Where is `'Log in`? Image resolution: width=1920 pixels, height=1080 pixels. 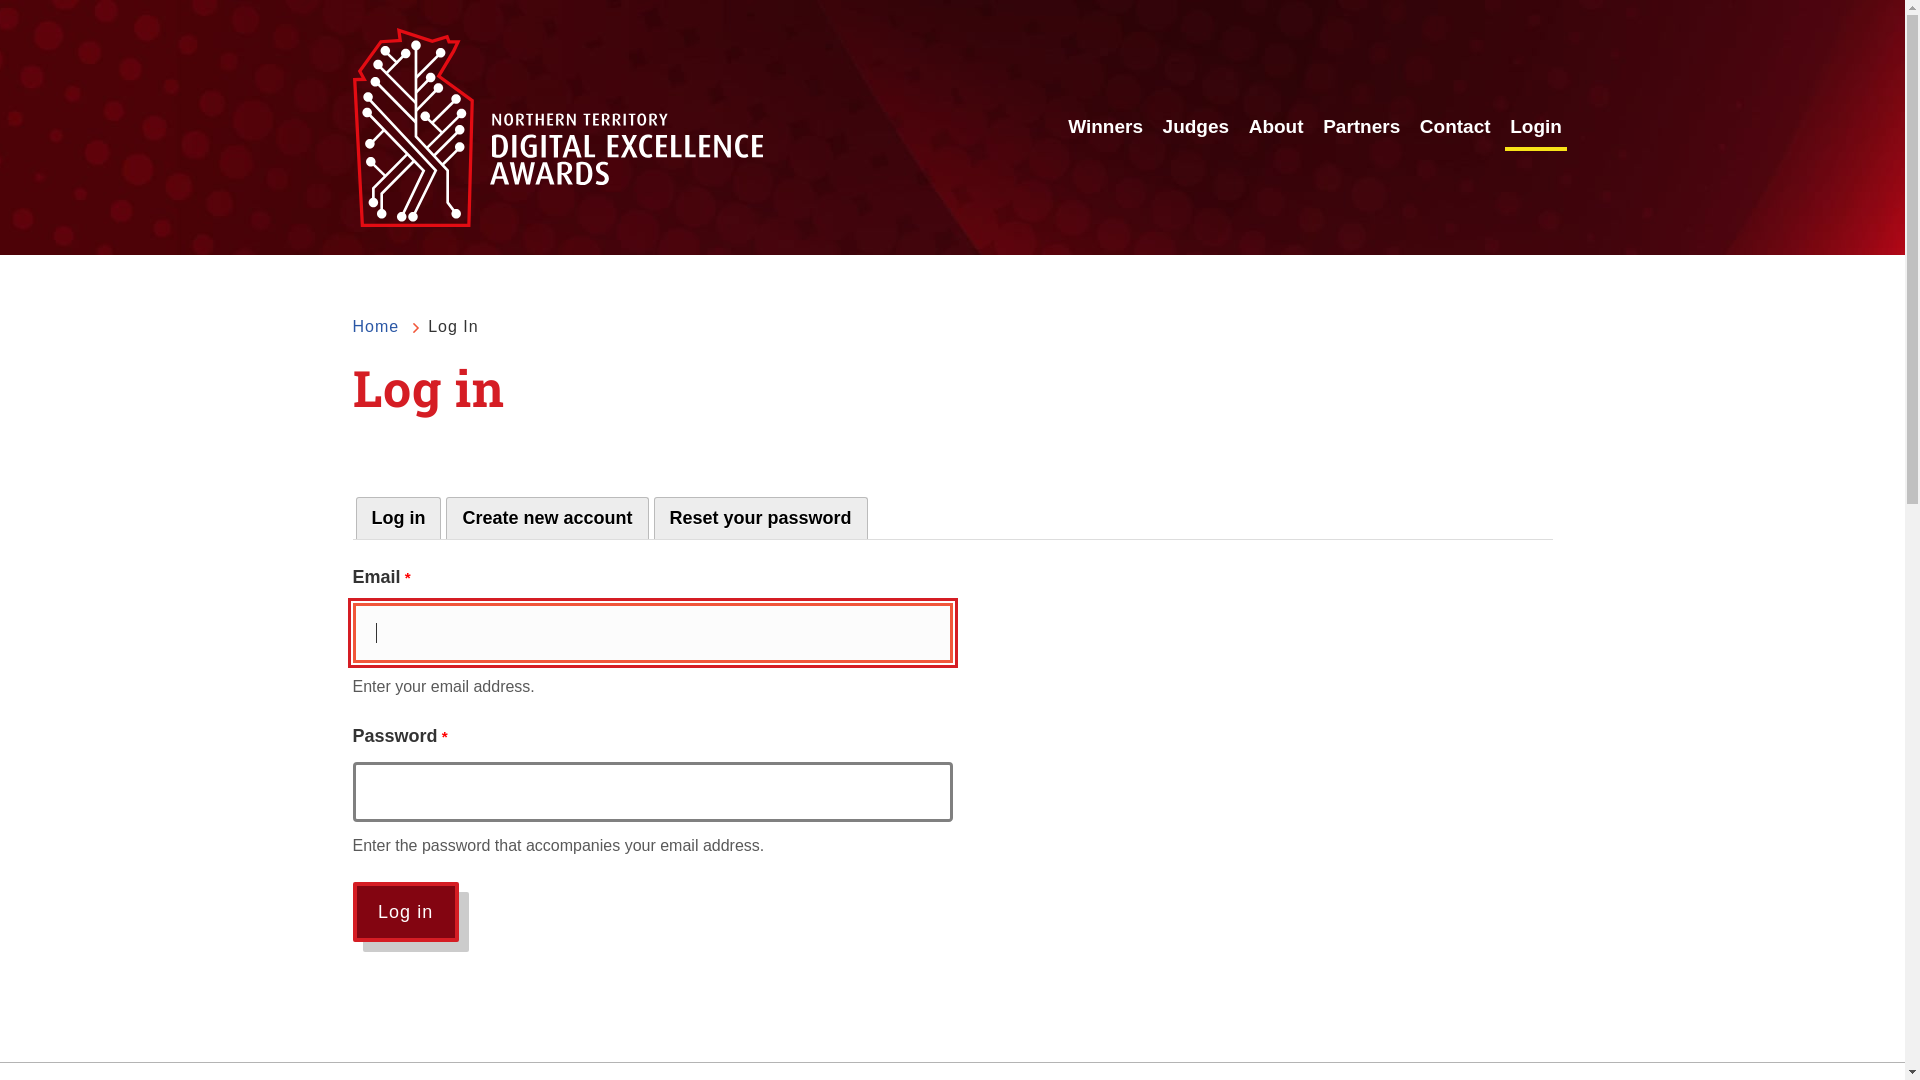
'Log in is located at coordinates (398, 516).